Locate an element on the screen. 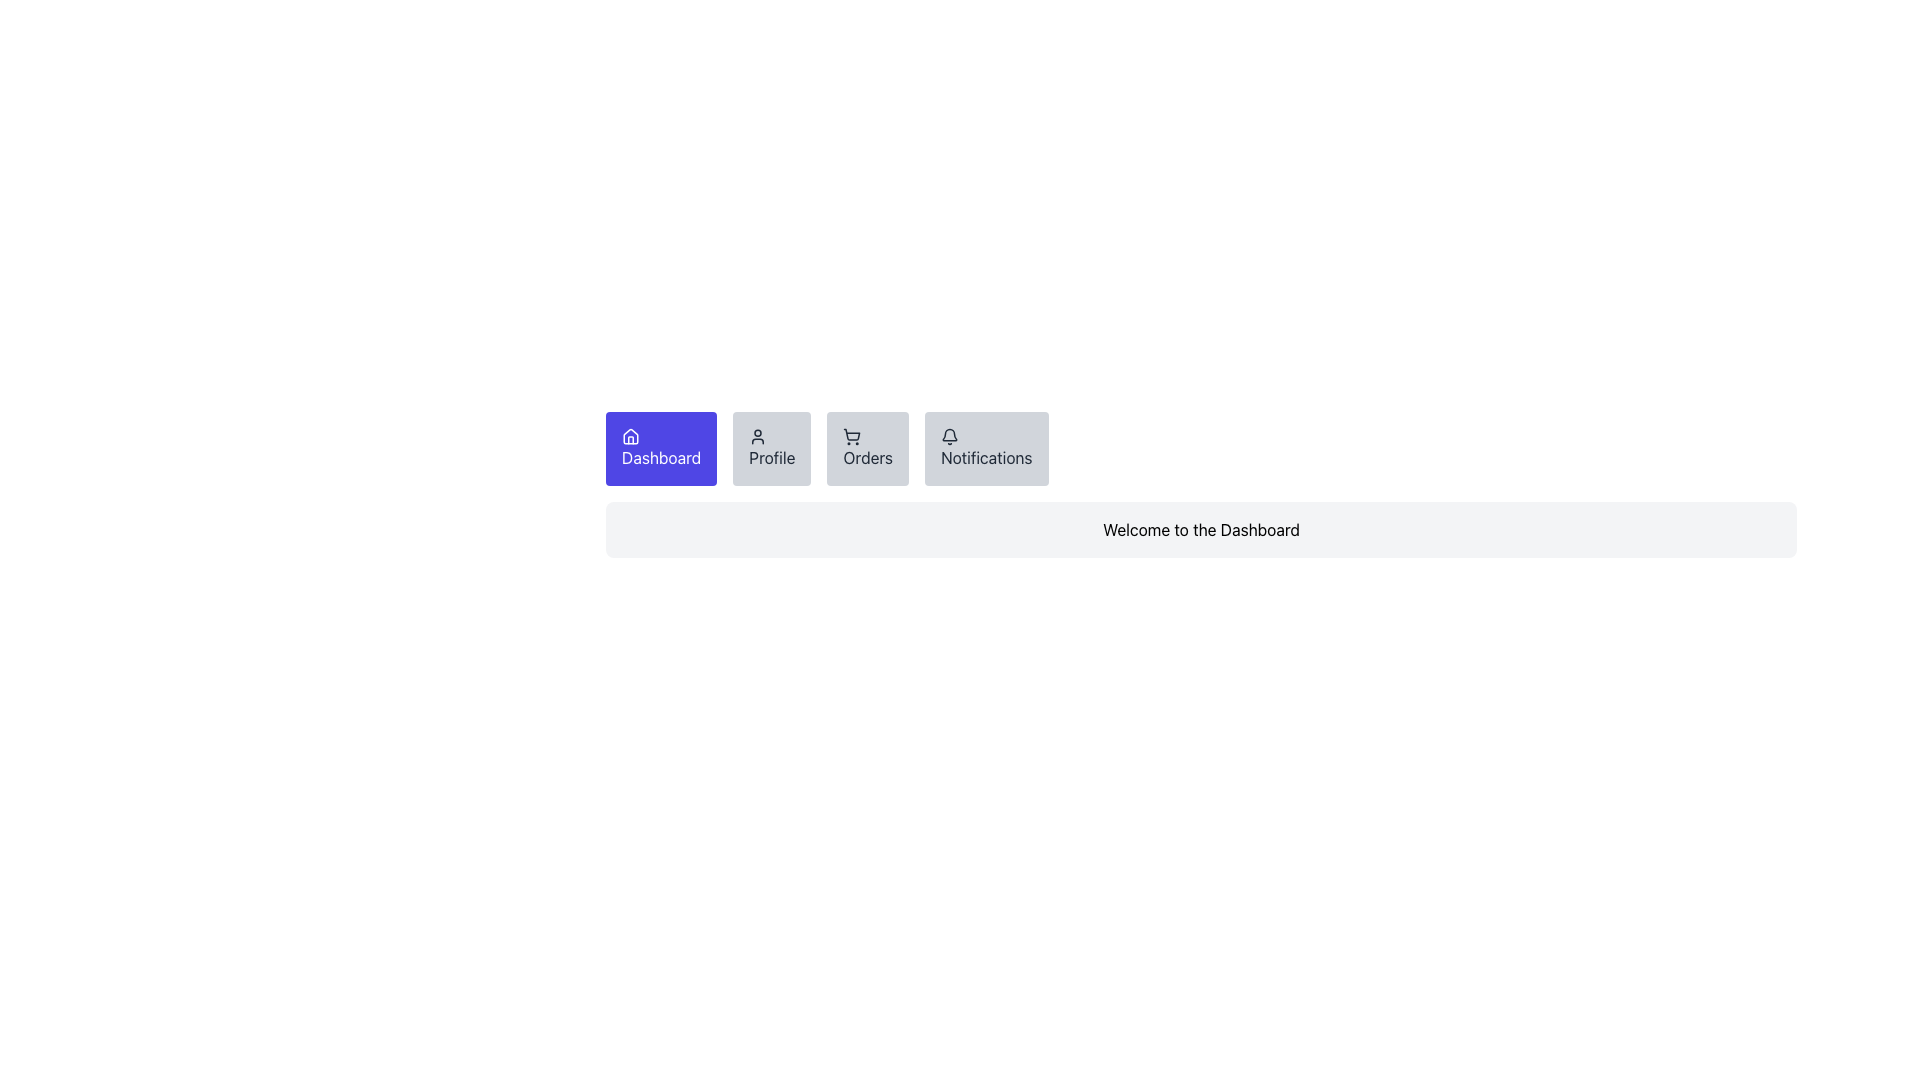  the shopping cart SVG icon located within the 'Orders' navigation button, positioned between the 'Profile' and 'Notifications' buttons in the top center toolbar is located at coordinates (852, 435).